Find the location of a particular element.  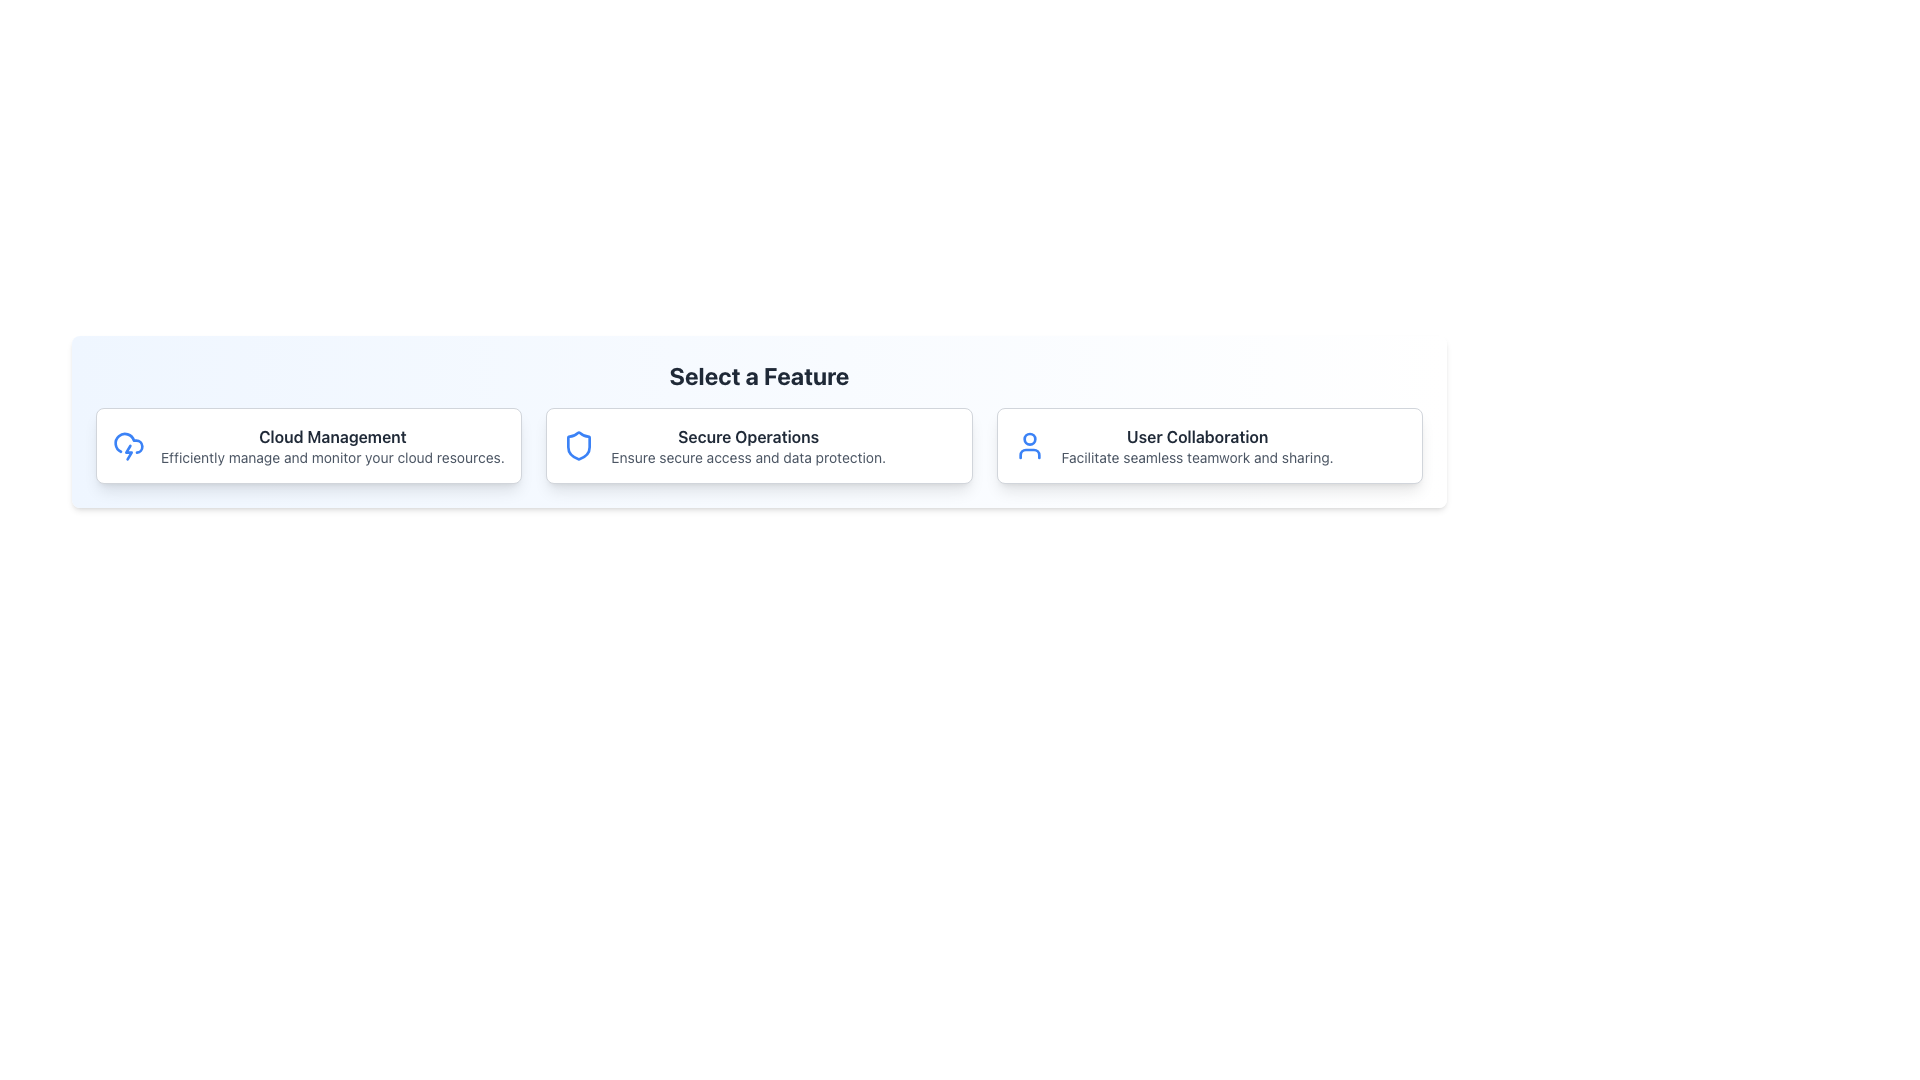

the circular head icon within the user icon of the 'User Collaboration' feature card located on the rightmost side of the feature selection section is located at coordinates (1029, 438).